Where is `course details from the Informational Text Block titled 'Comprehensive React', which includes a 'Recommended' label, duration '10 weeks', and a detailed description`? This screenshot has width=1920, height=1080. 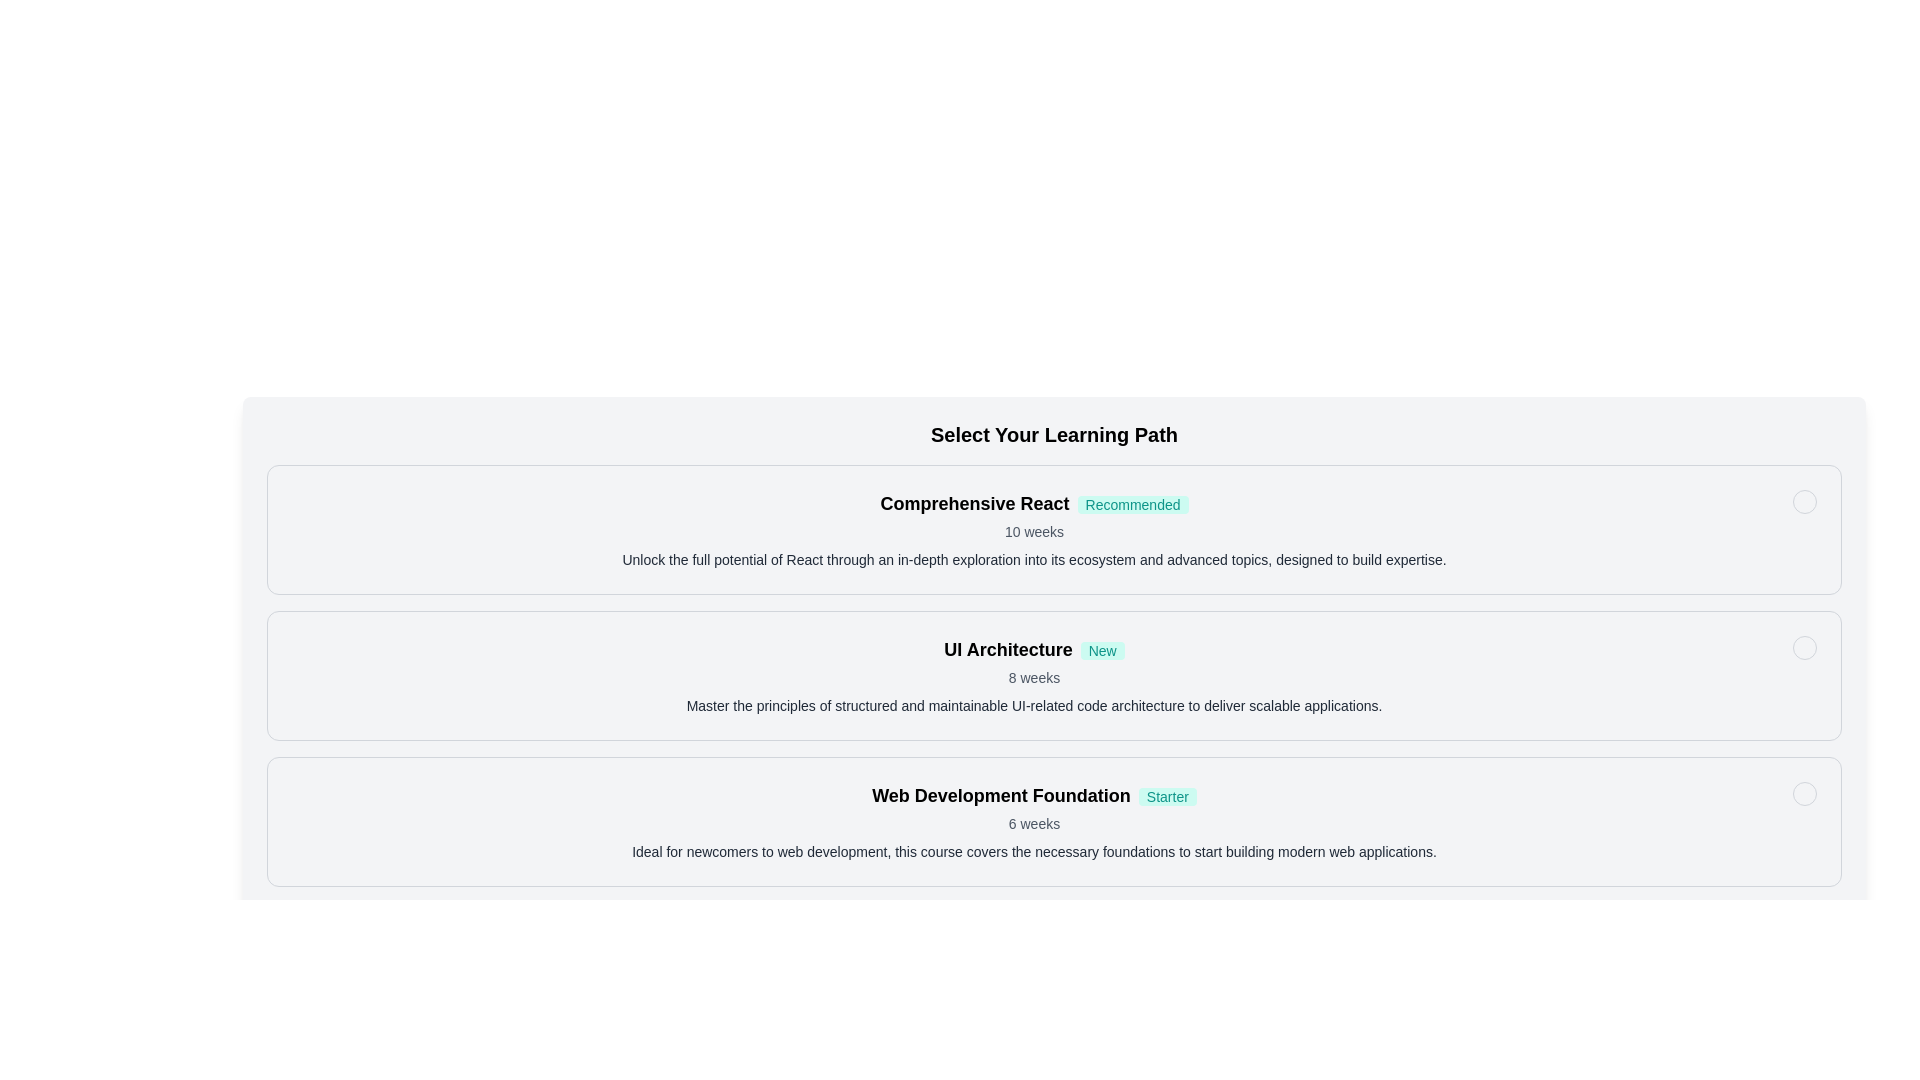 course details from the Informational Text Block titled 'Comprehensive React', which includes a 'Recommended' label, duration '10 weeks', and a detailed description is located at coordinates (1034, 528).